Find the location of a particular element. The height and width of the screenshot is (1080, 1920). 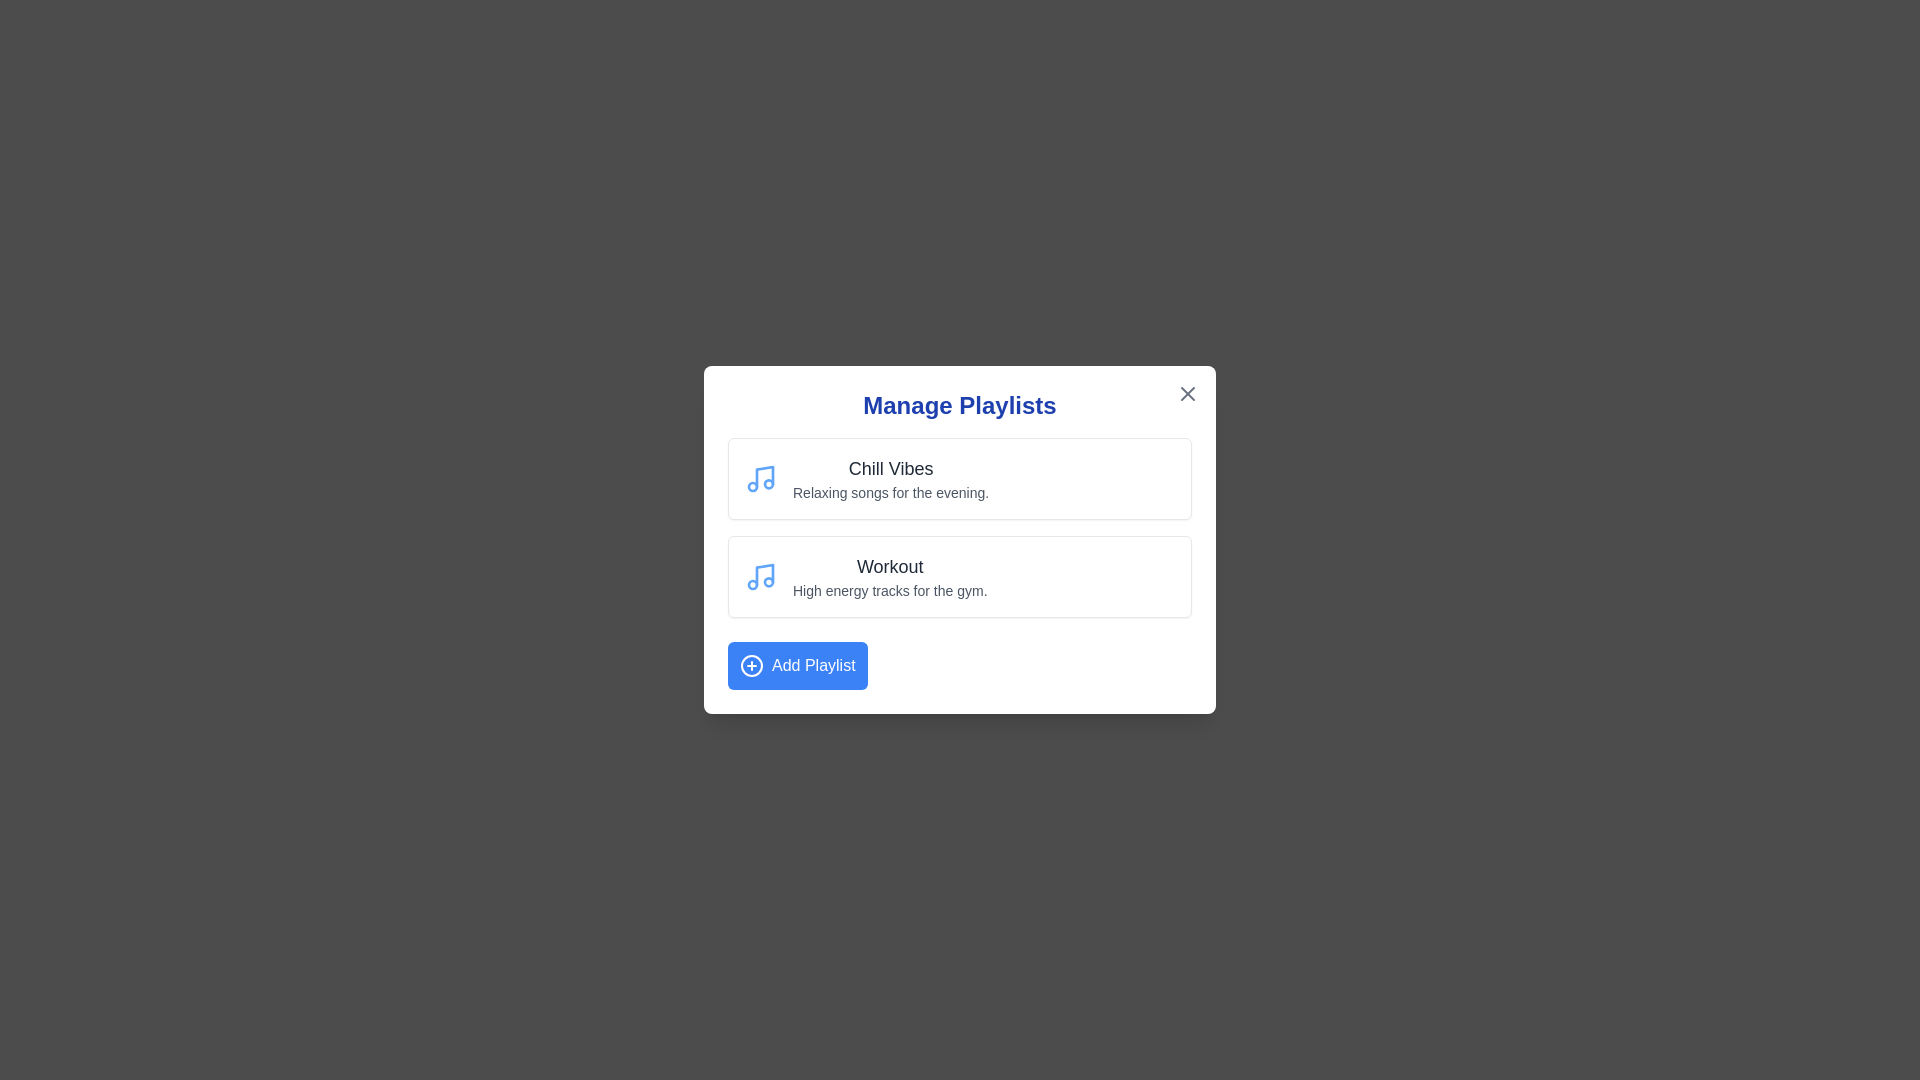

the 'Workout' text block element in the 'Manage Playlists' modal dialog is located at coordinates (889, 577).